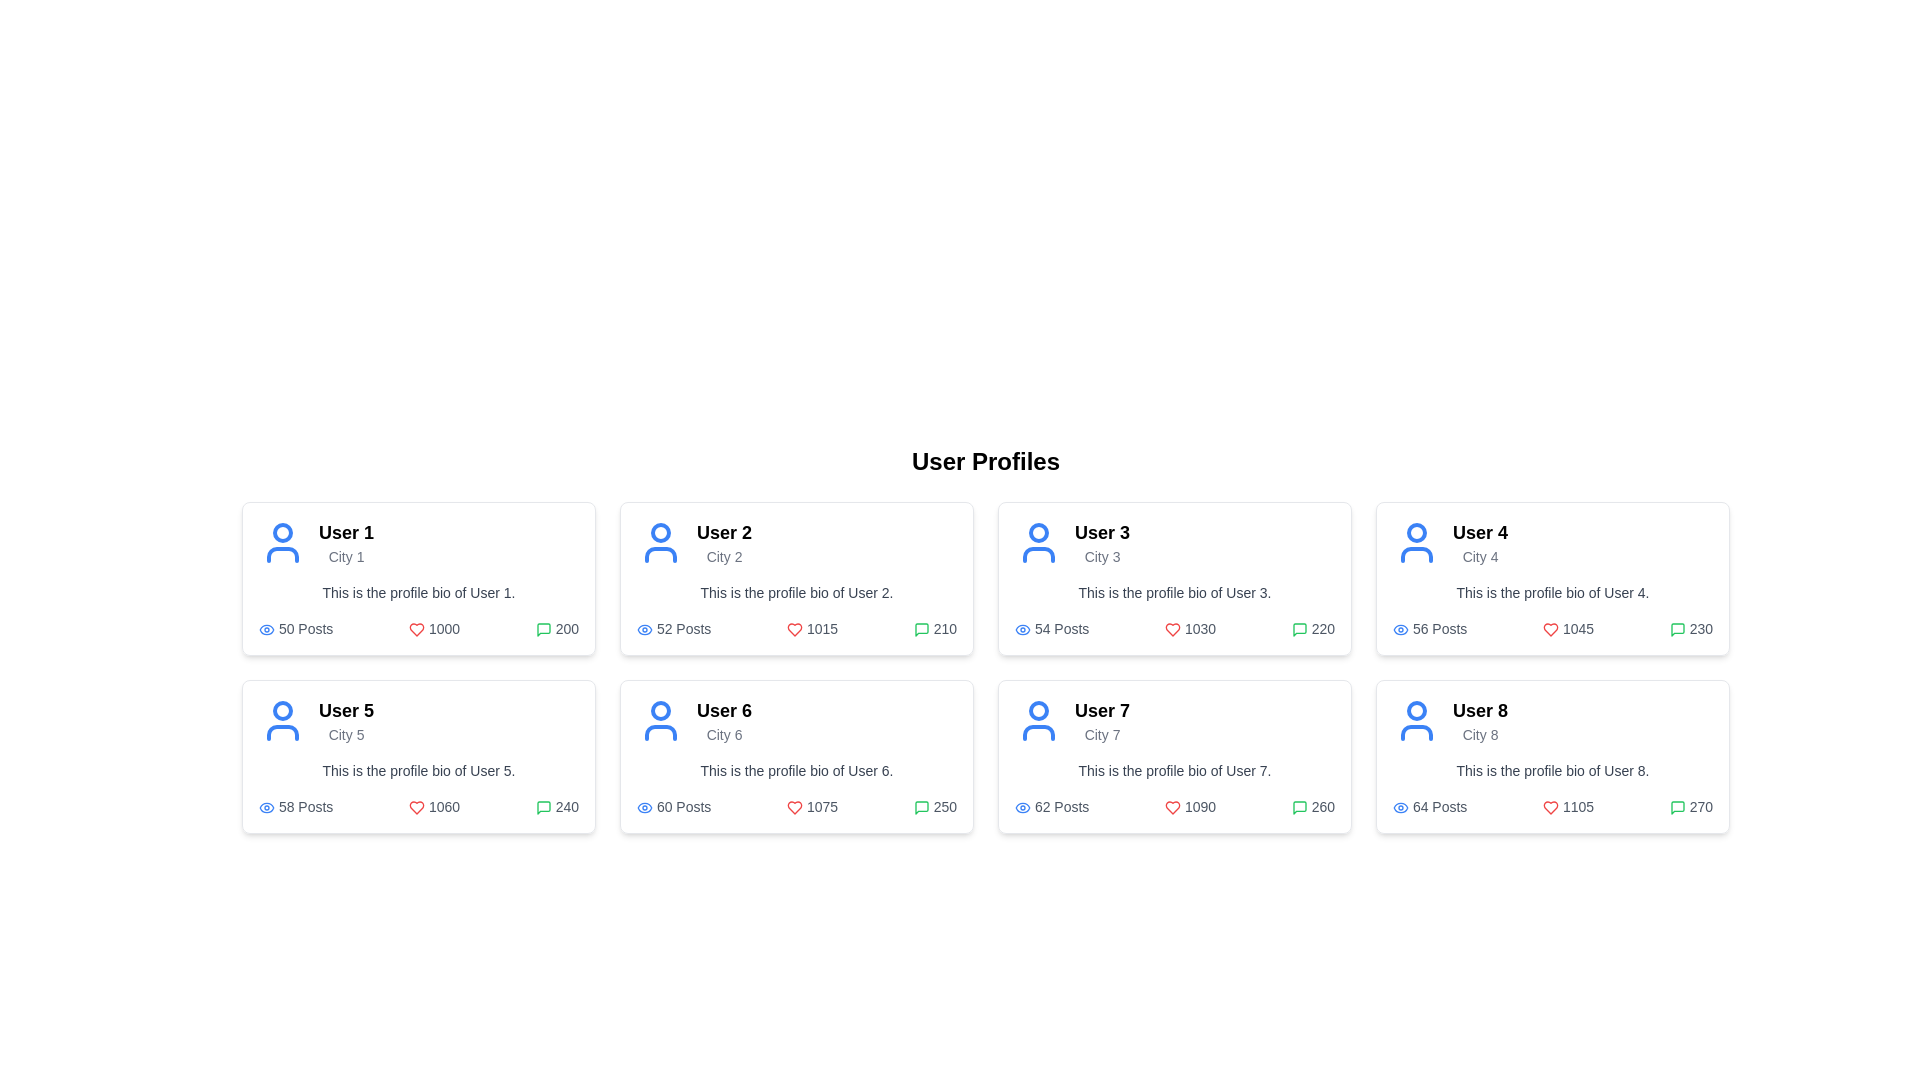  What do you see at coordinates (644, 806) in the screenshot?
I see `the blue eye outline icon located in the lower right quadrant of the profile card for 'User 6', which is part of a visual indicator row for views, likes, and comments` at bounding box center [644, 806].